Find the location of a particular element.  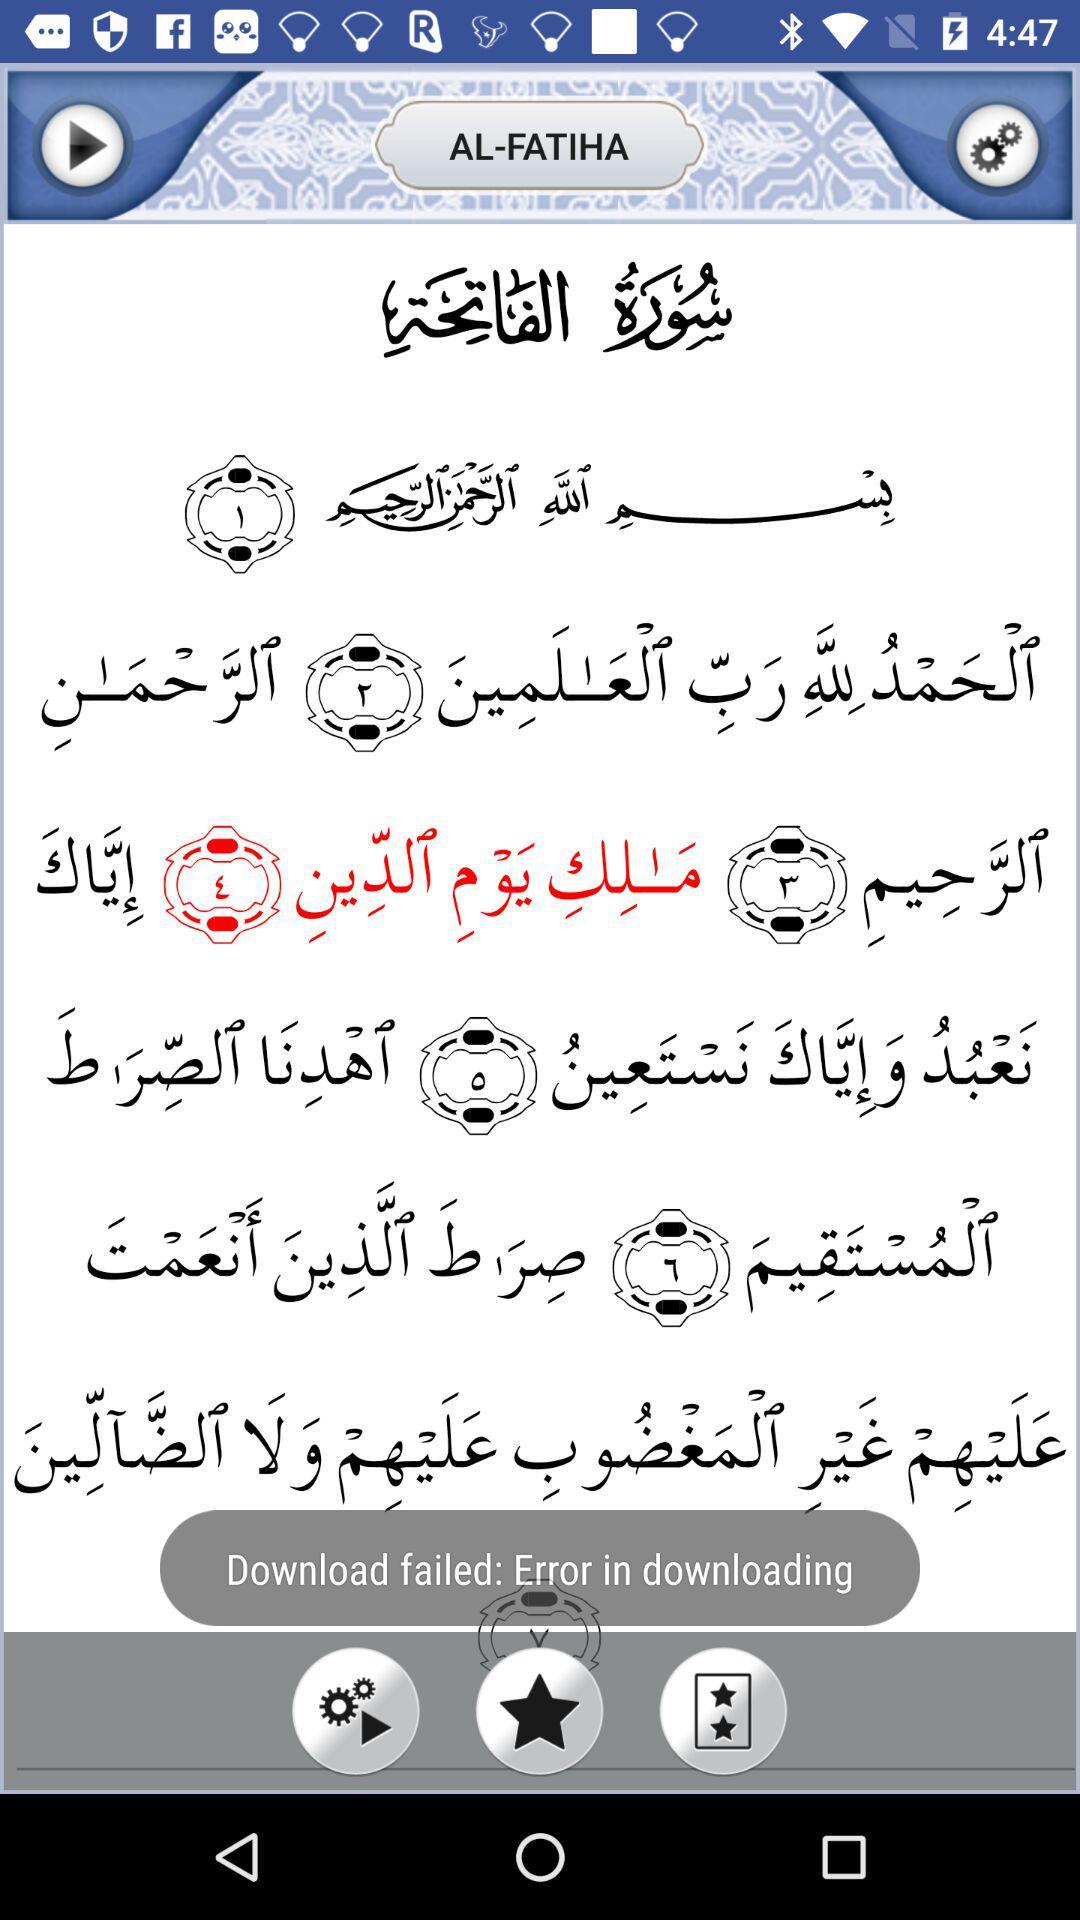

go back is located at coordinates (81, 144).